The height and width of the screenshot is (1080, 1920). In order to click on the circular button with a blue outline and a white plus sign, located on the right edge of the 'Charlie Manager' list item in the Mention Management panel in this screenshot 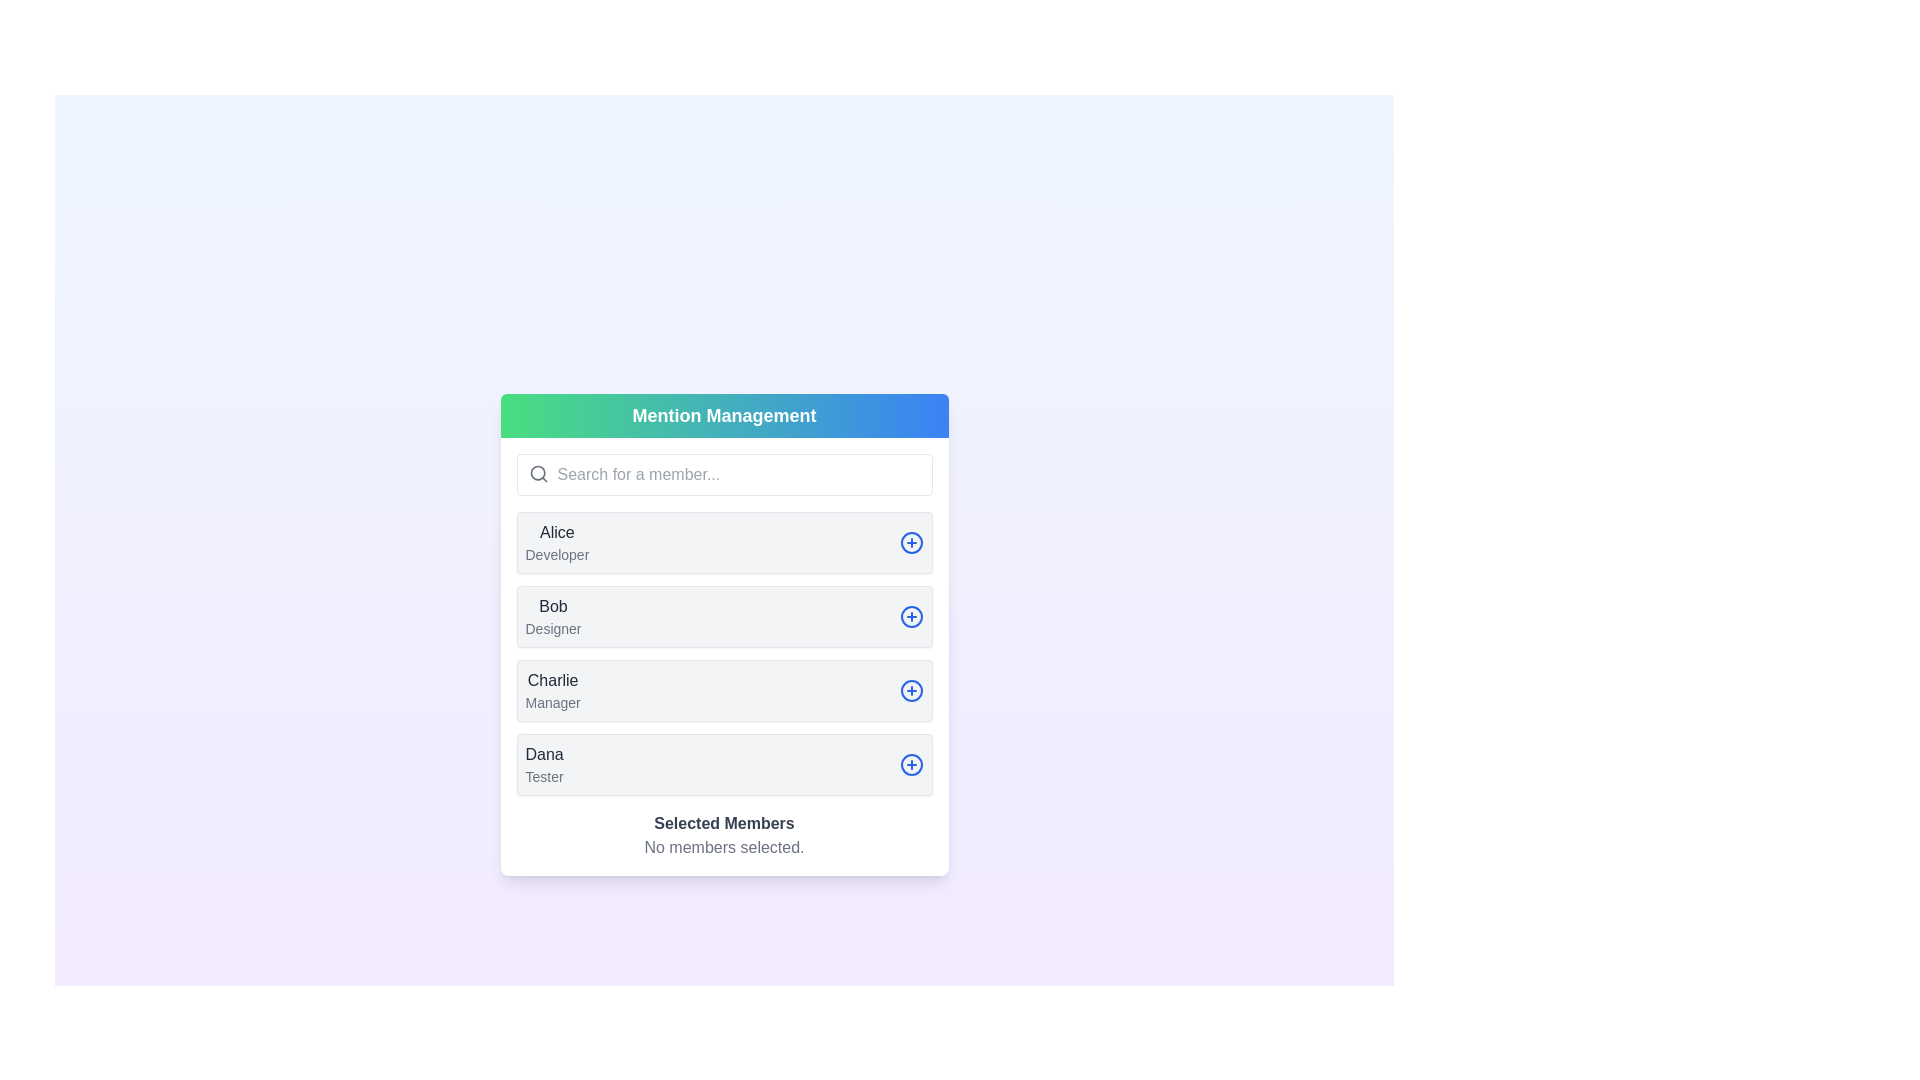, I will do `click(910, 689)`.